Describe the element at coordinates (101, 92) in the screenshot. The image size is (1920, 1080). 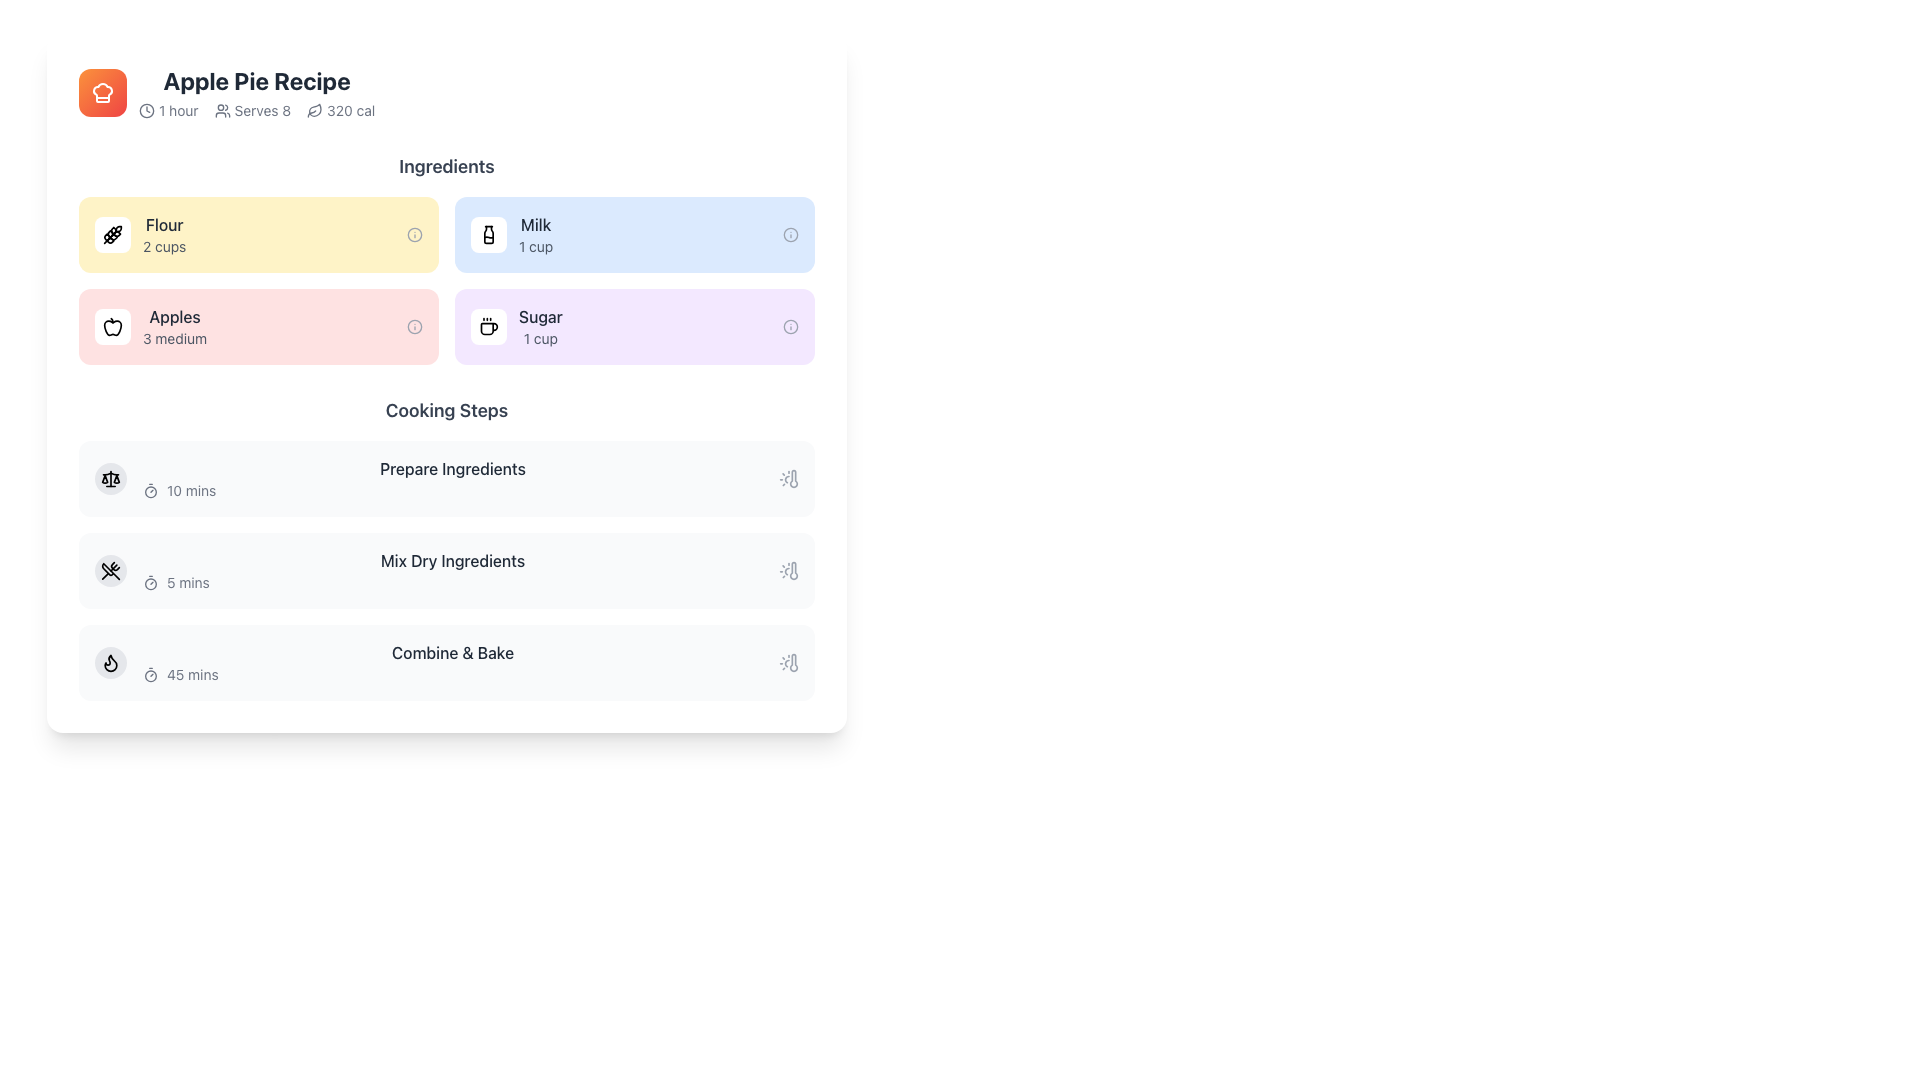
I see `the decorative cooking icon located at the top-left corner of the interface, adjacent to the 'Apple Pie Recipe' title text` at that location.